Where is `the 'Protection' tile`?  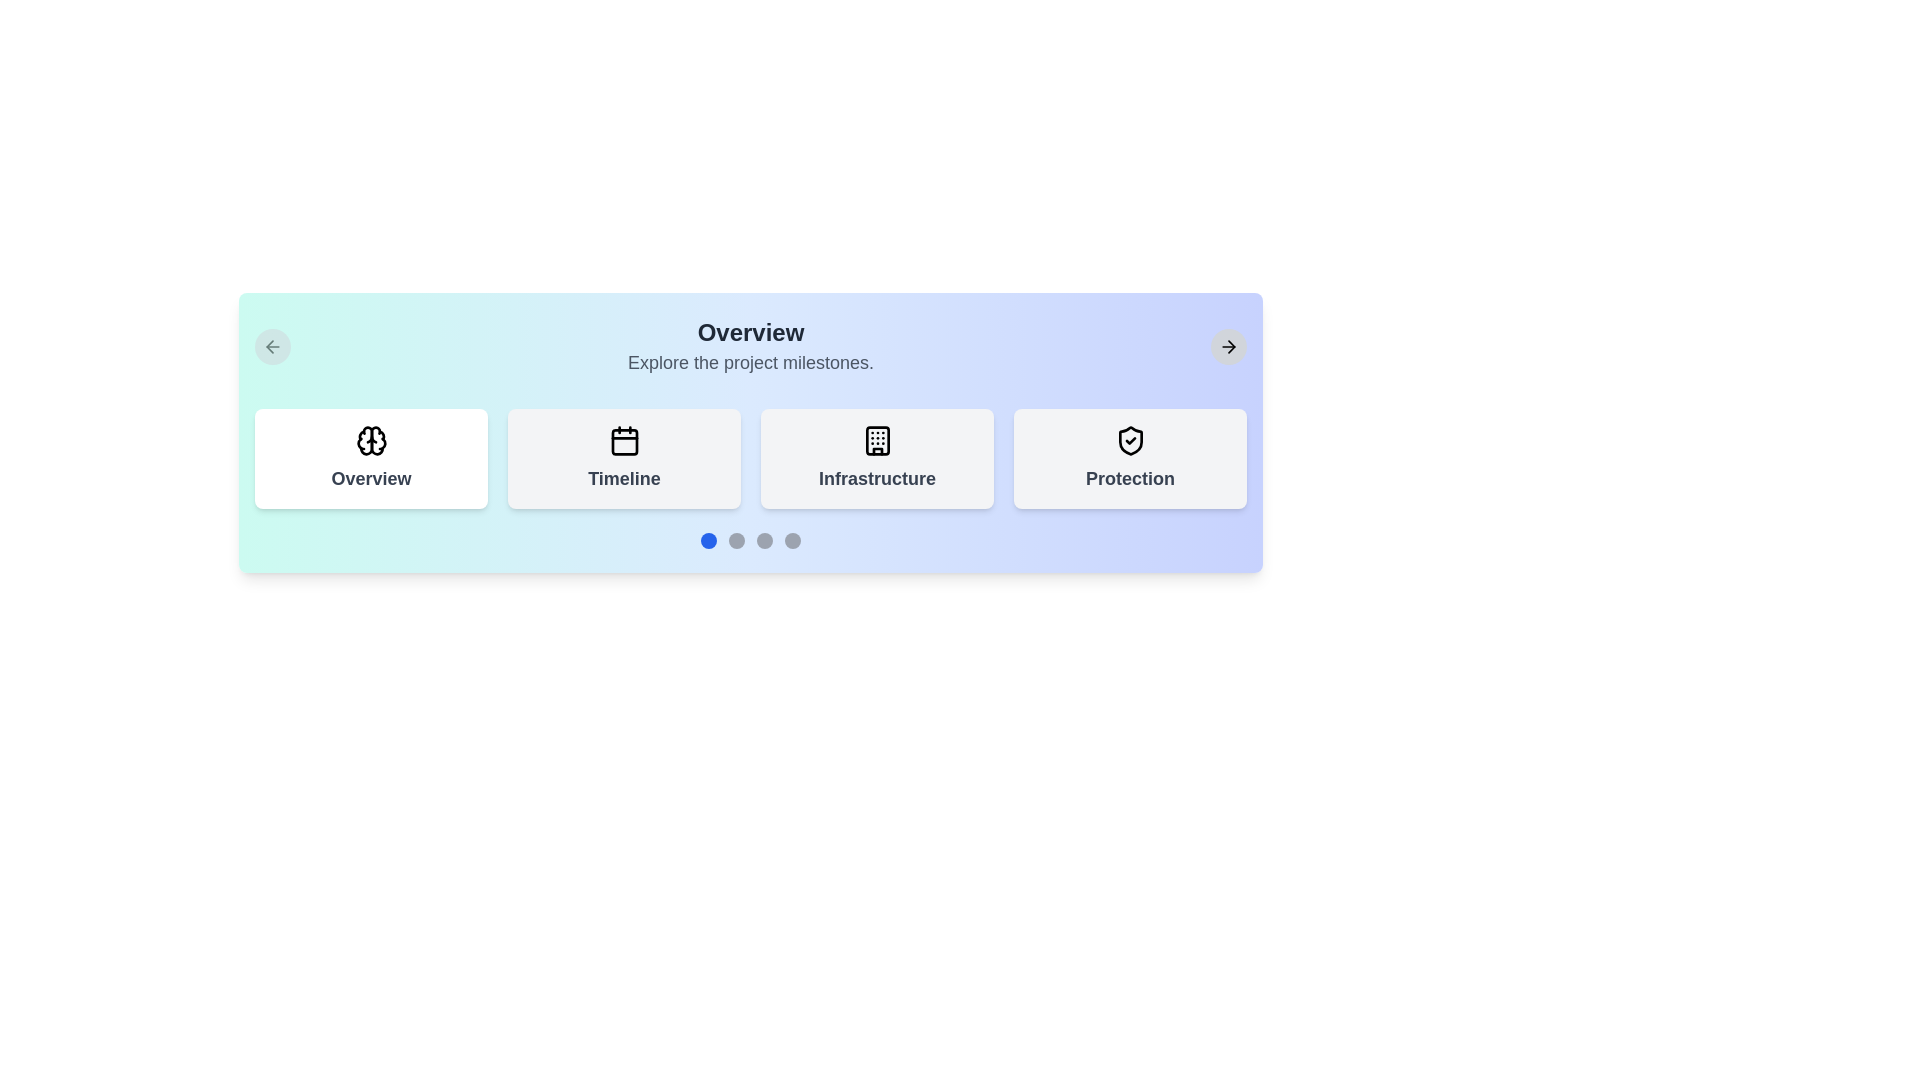
the 'Protection' tile is located at coordinates (1130, 439).